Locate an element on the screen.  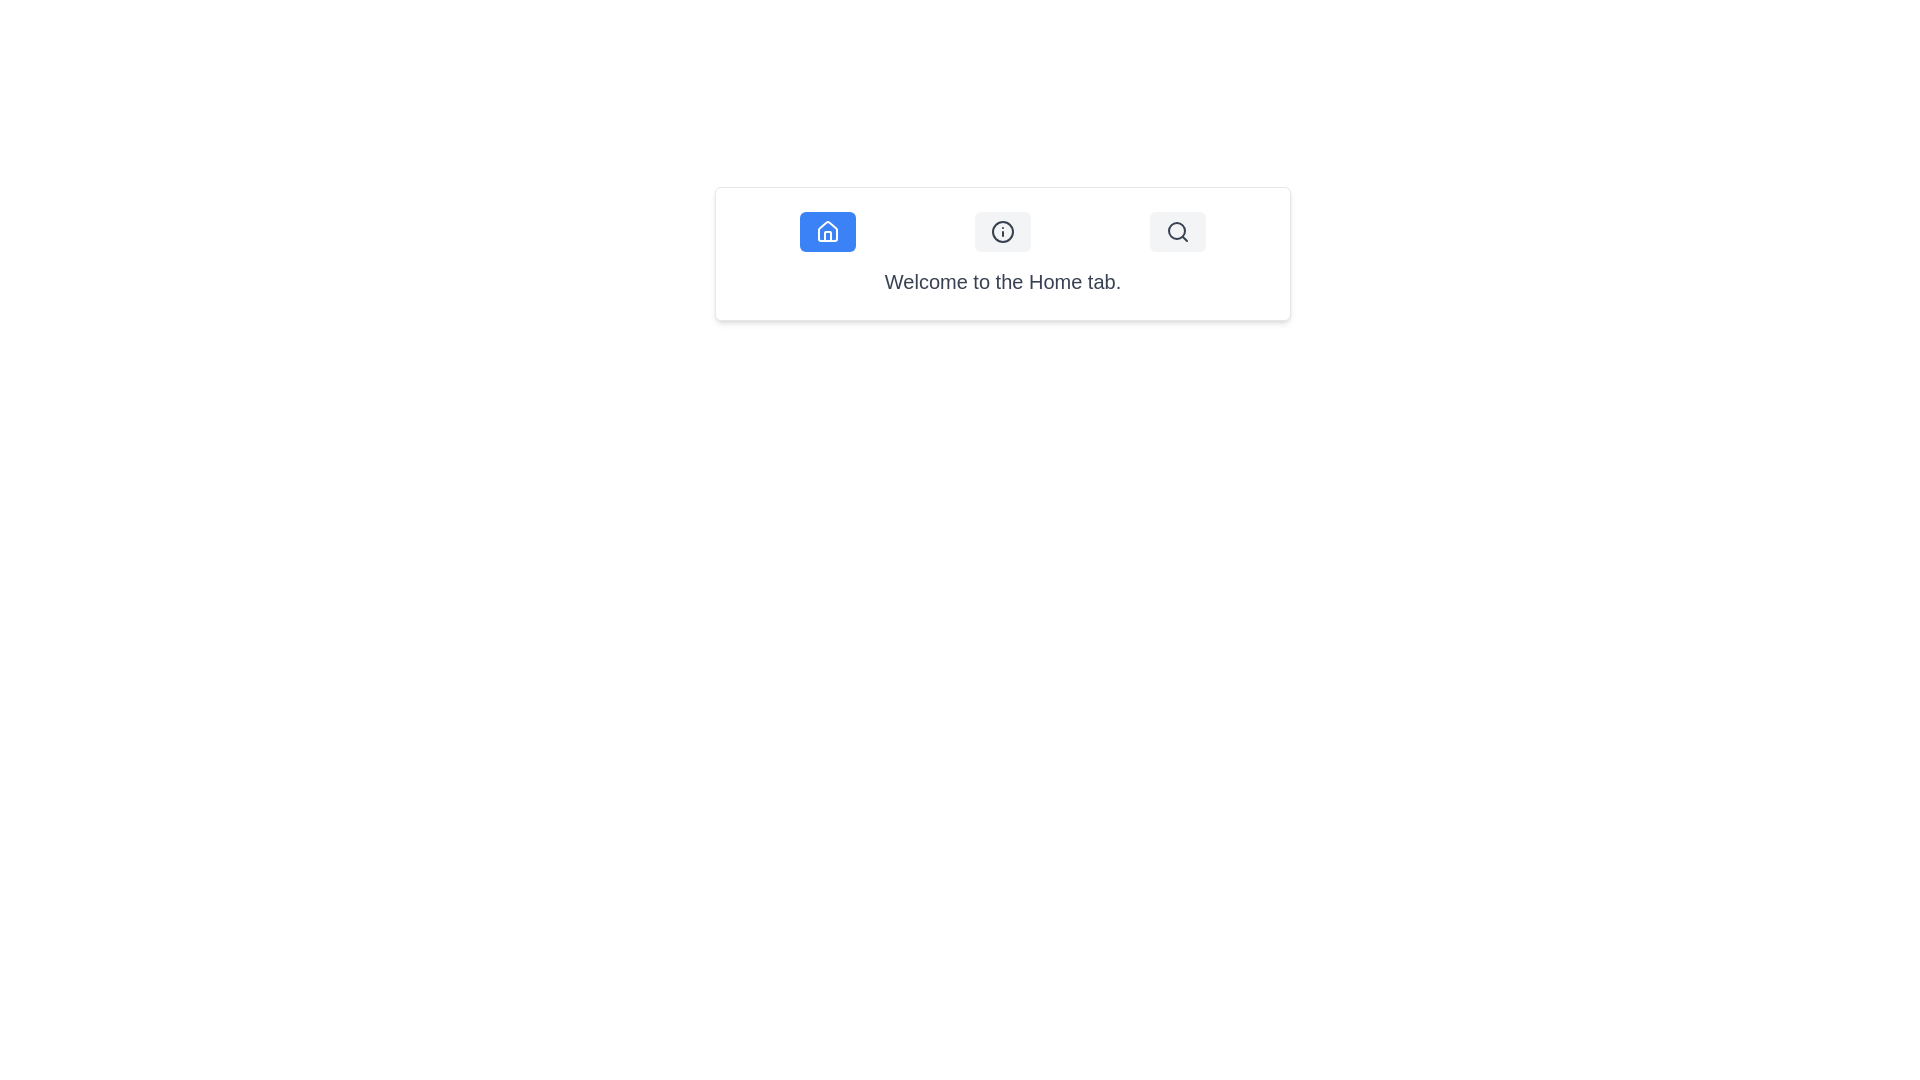
the middle button in the horizontal row of three buttons, which provides information or help related to the current context is located at coordinates (1003, 230).